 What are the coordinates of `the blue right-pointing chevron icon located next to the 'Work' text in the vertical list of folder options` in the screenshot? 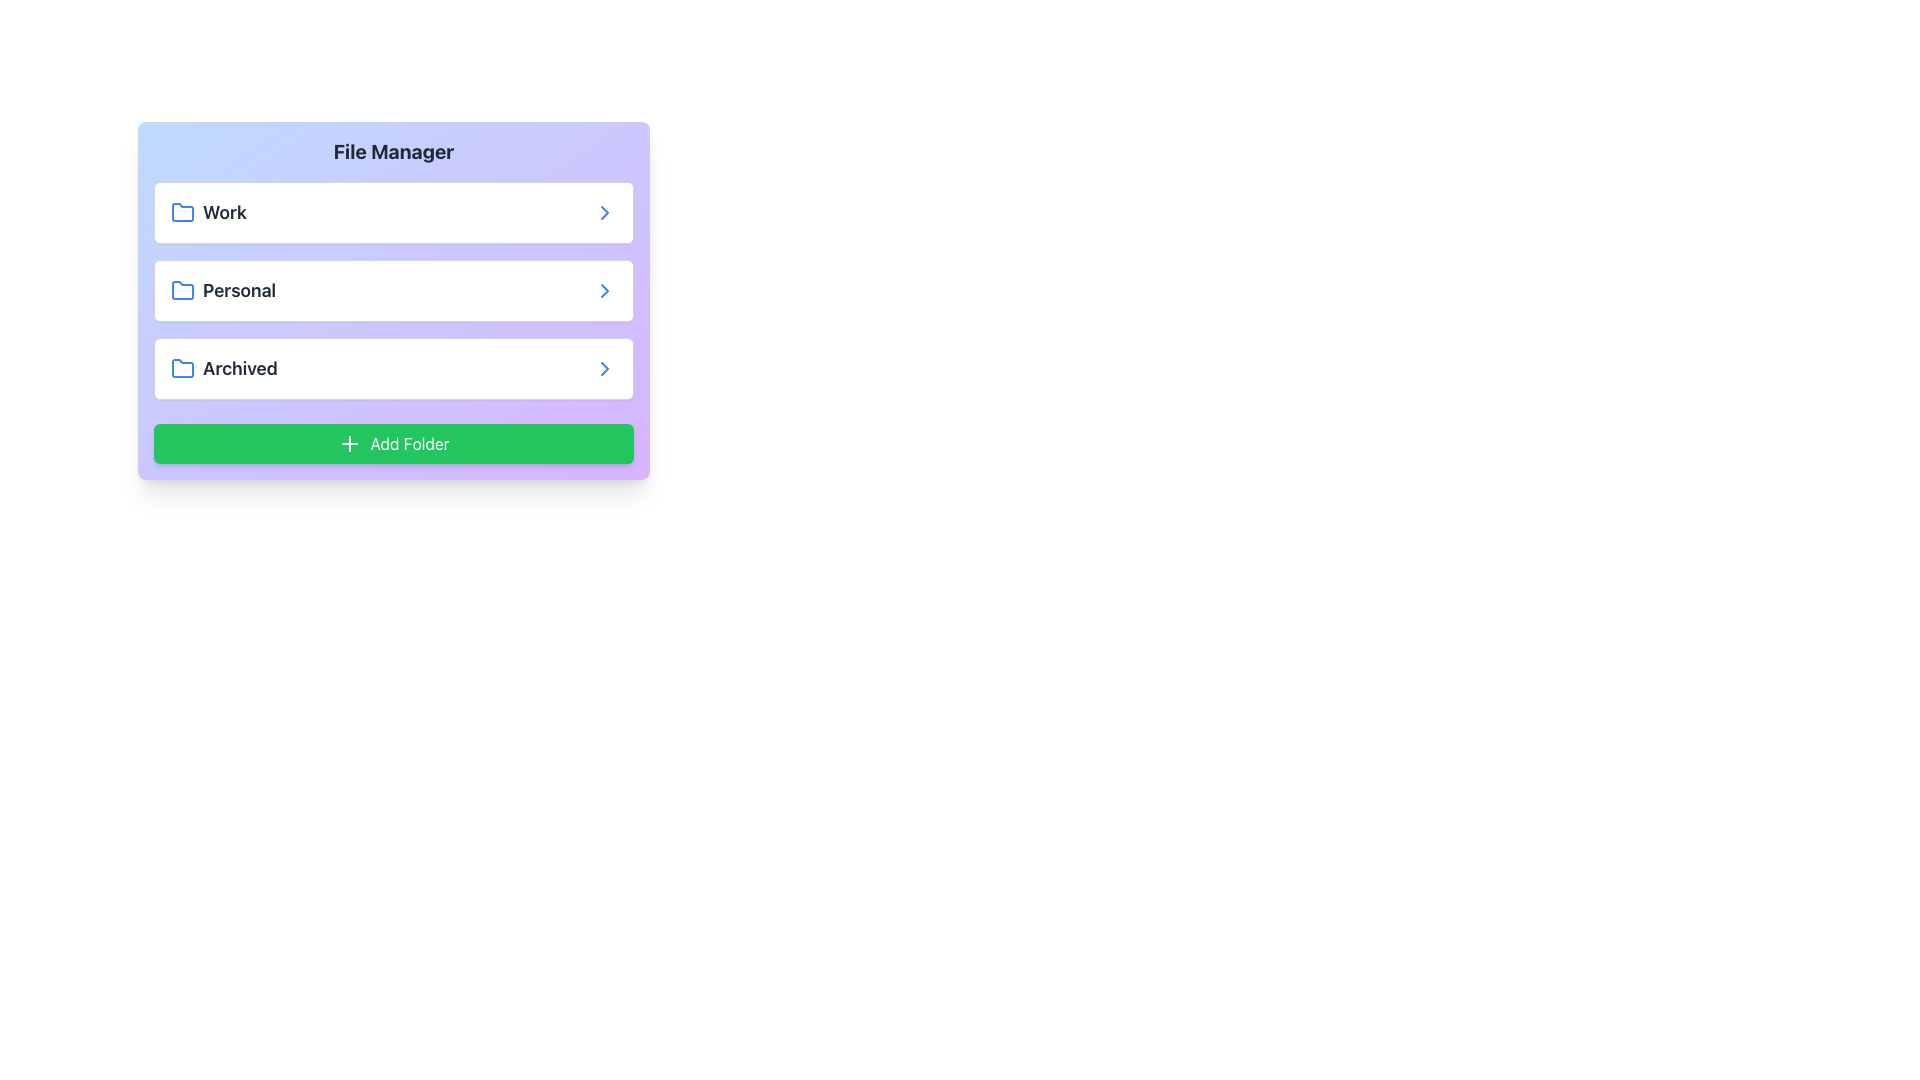 It's located at (603, 212).